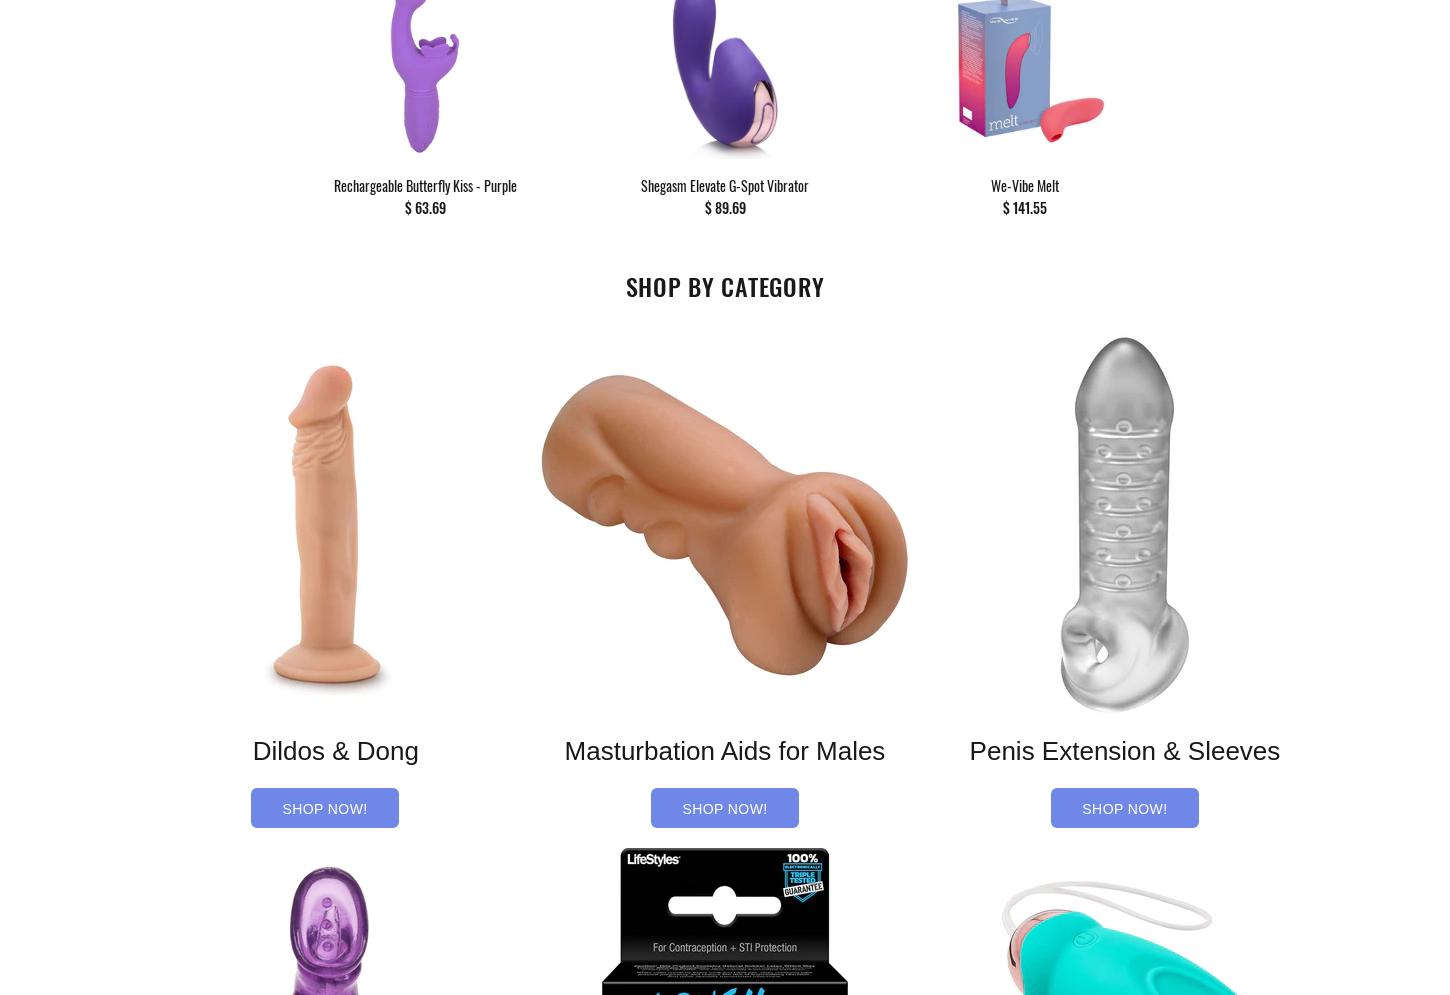 The width and height of the screenshot is (1450, 995). I want to click on '$ 141.55', so click(1002, 206).